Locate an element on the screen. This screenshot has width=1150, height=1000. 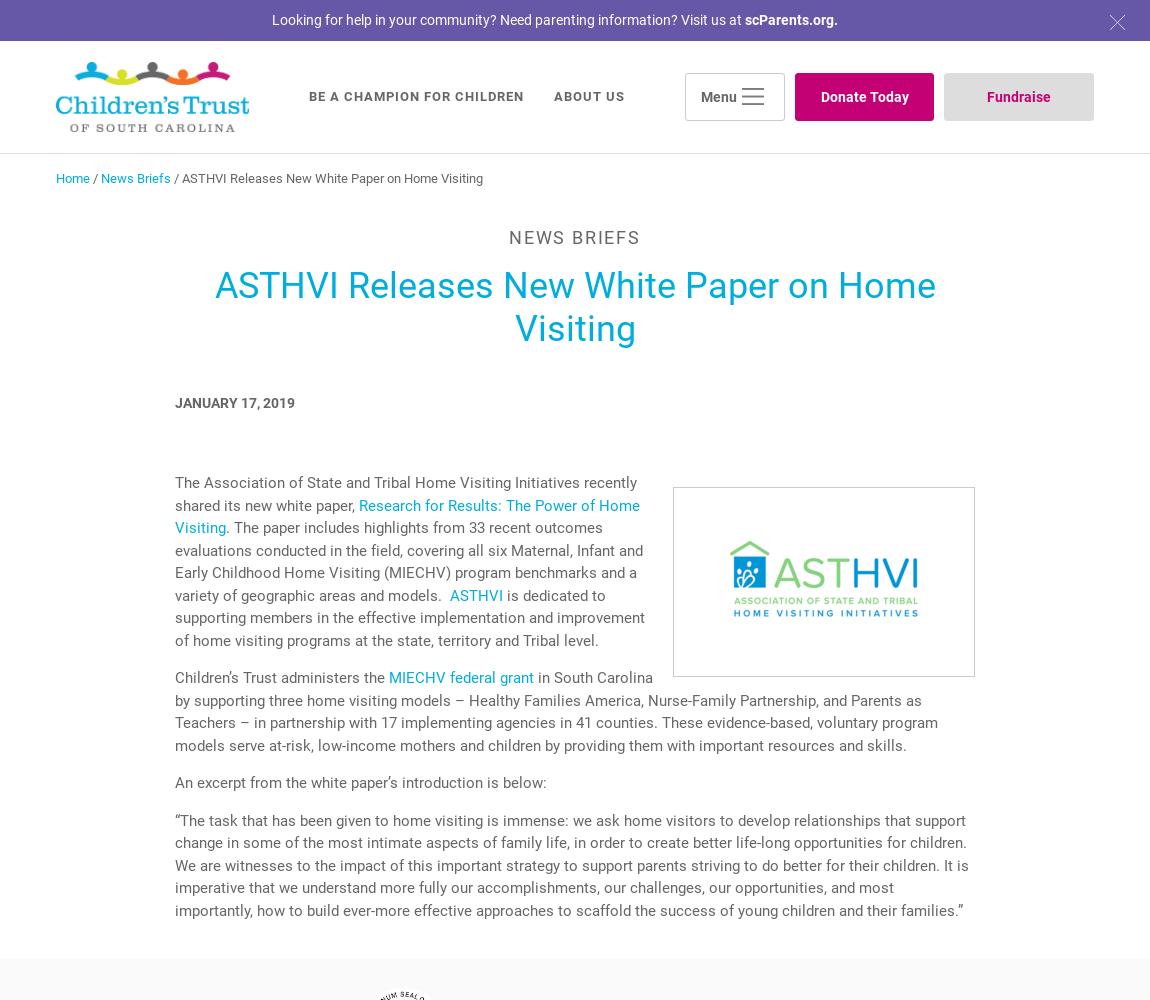
'Research for Results: The Power of Home Visiting' is located at coordinates (407, 516).